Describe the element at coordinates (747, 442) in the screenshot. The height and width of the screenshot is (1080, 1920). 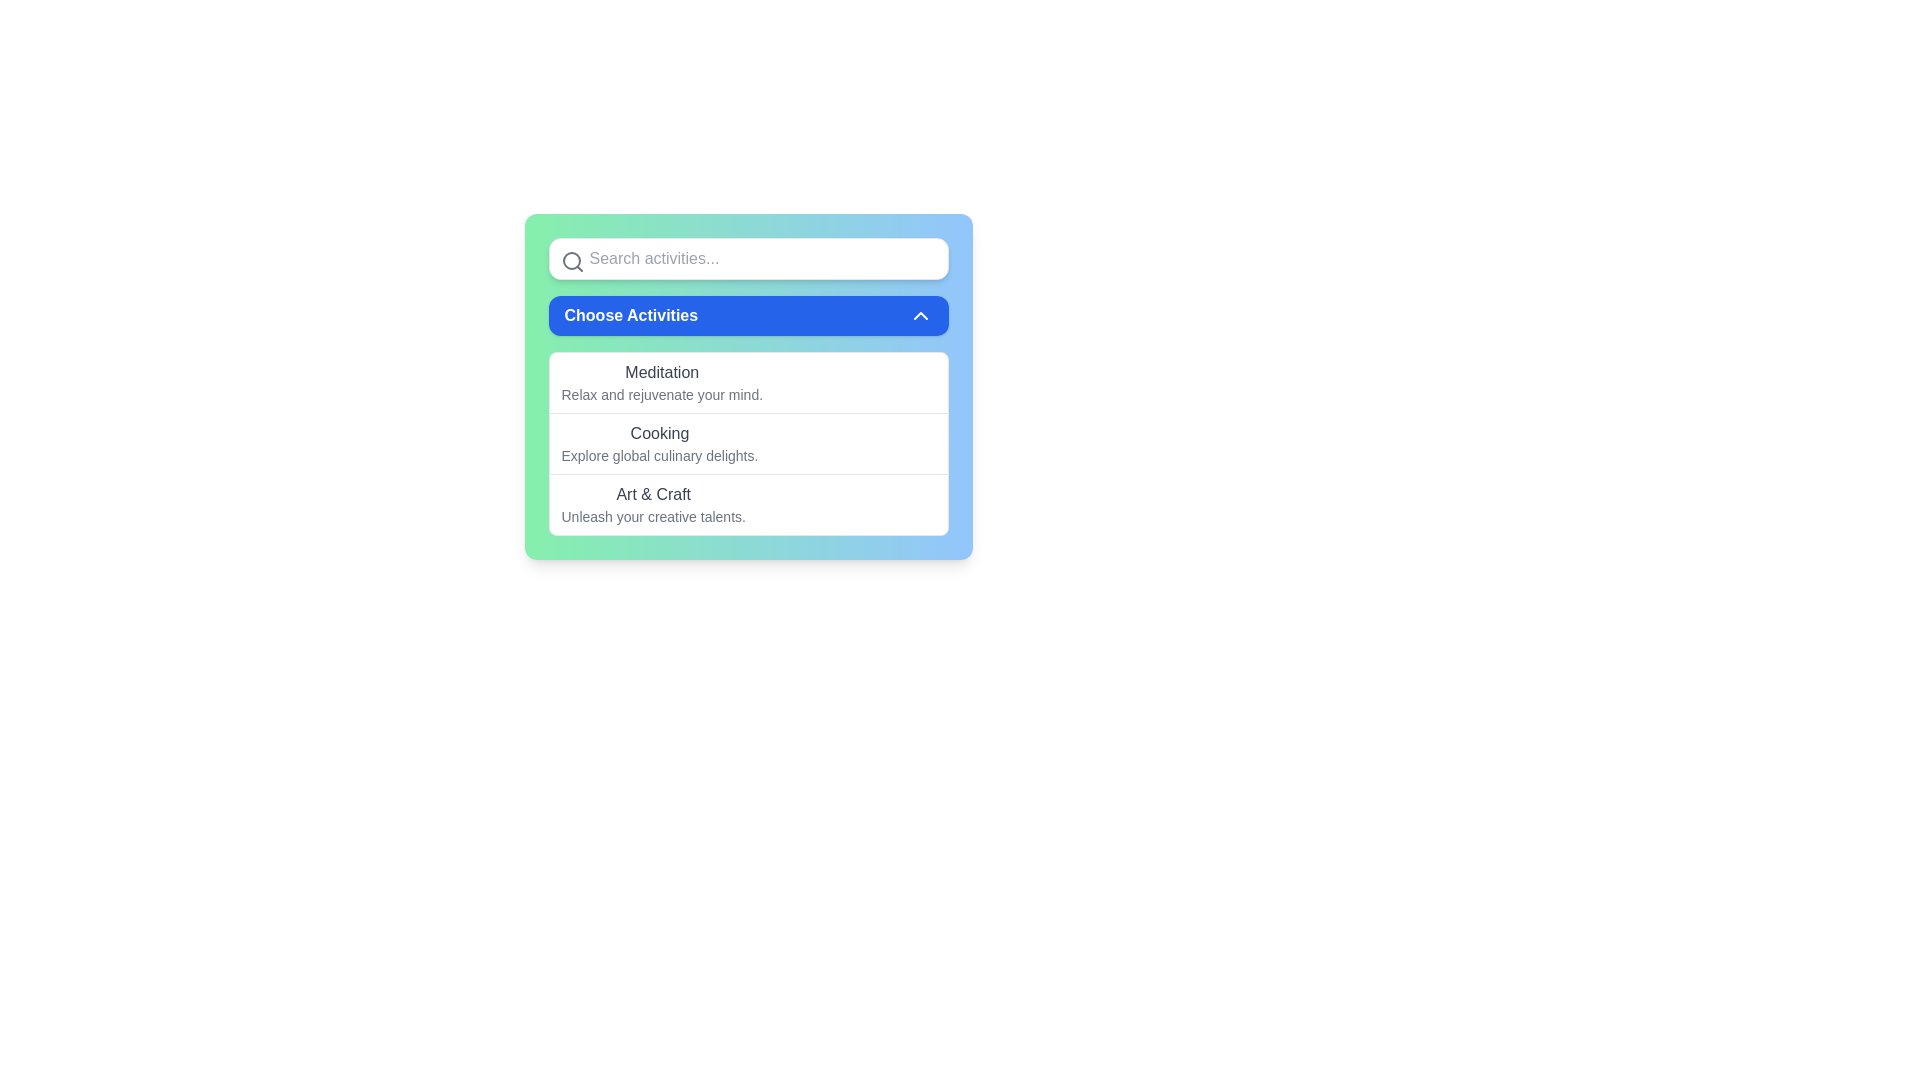
I see `to select the 'Cooking' option in the menu panel, which is the second entry in a vertically stacked list between 'Meditation' and 'Art & Craft'` at that location.